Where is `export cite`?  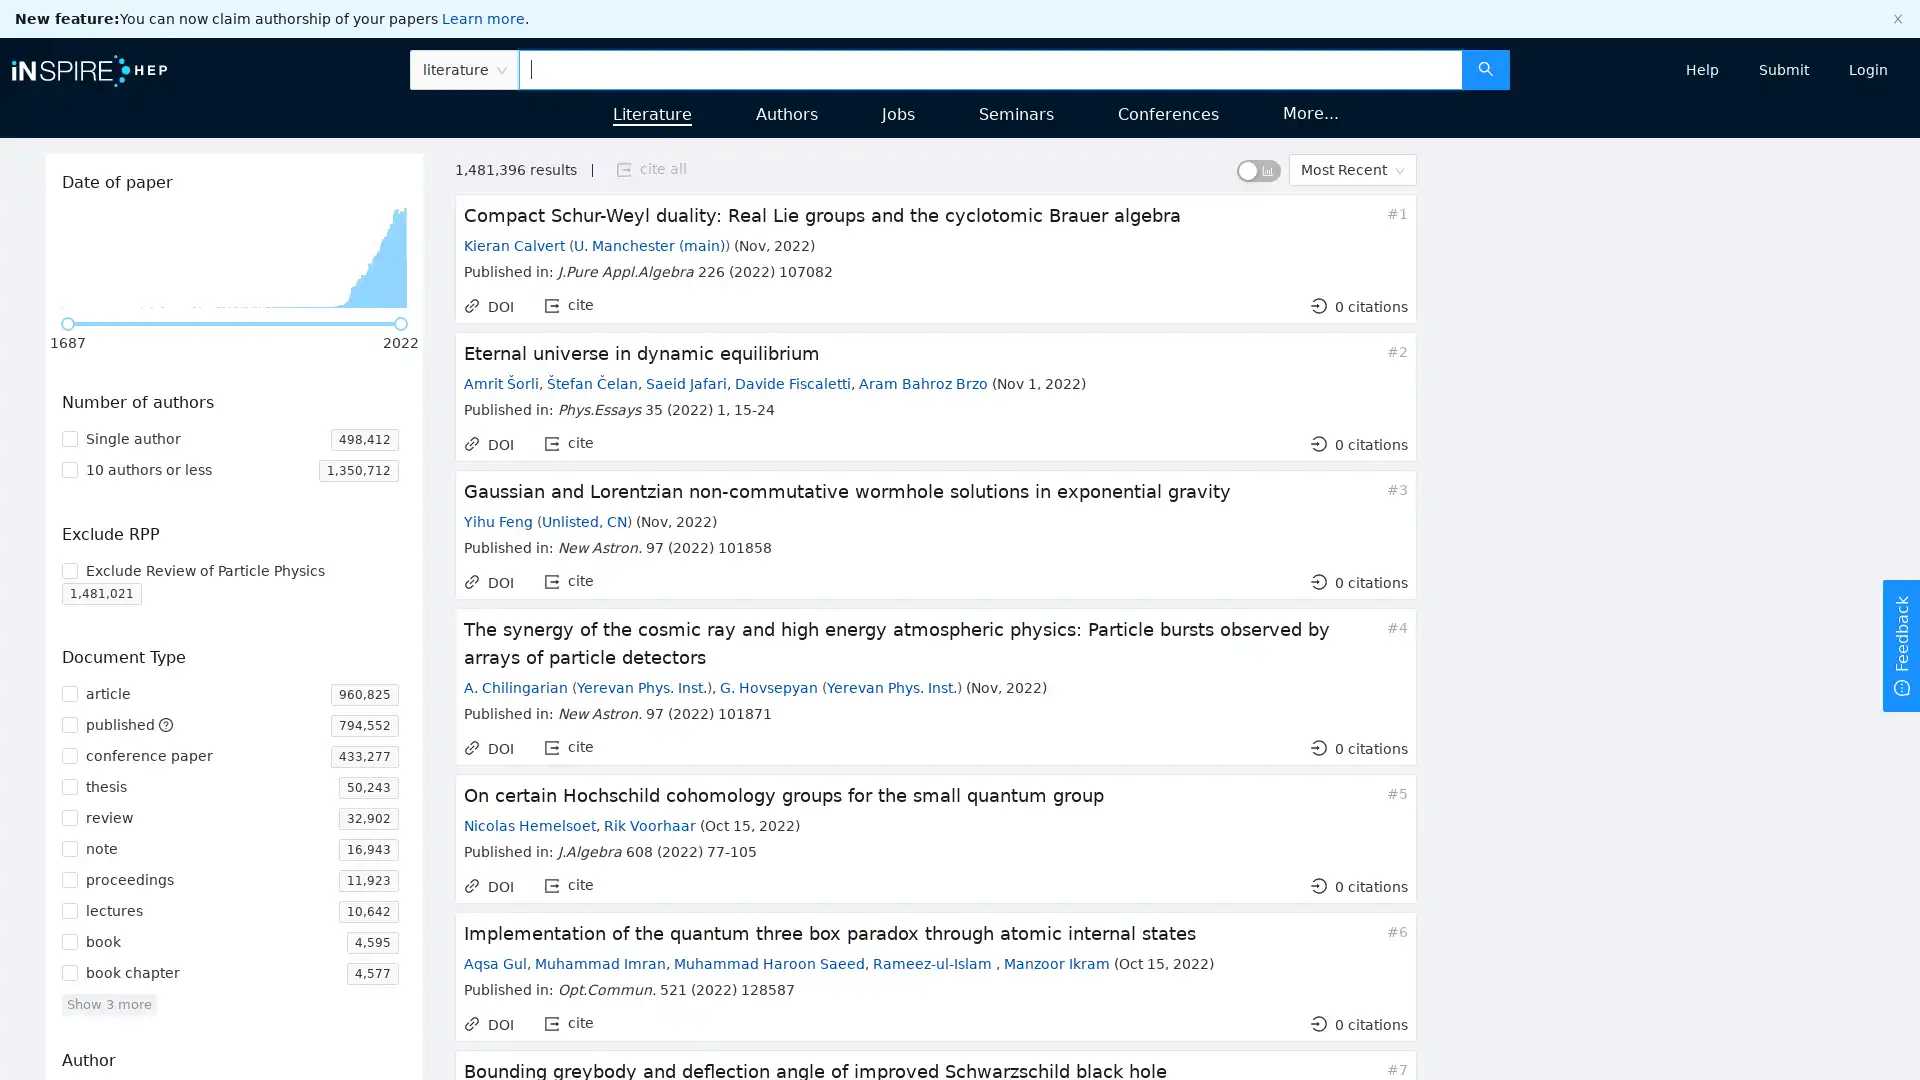 export cite is located at coordinates (566, 582).